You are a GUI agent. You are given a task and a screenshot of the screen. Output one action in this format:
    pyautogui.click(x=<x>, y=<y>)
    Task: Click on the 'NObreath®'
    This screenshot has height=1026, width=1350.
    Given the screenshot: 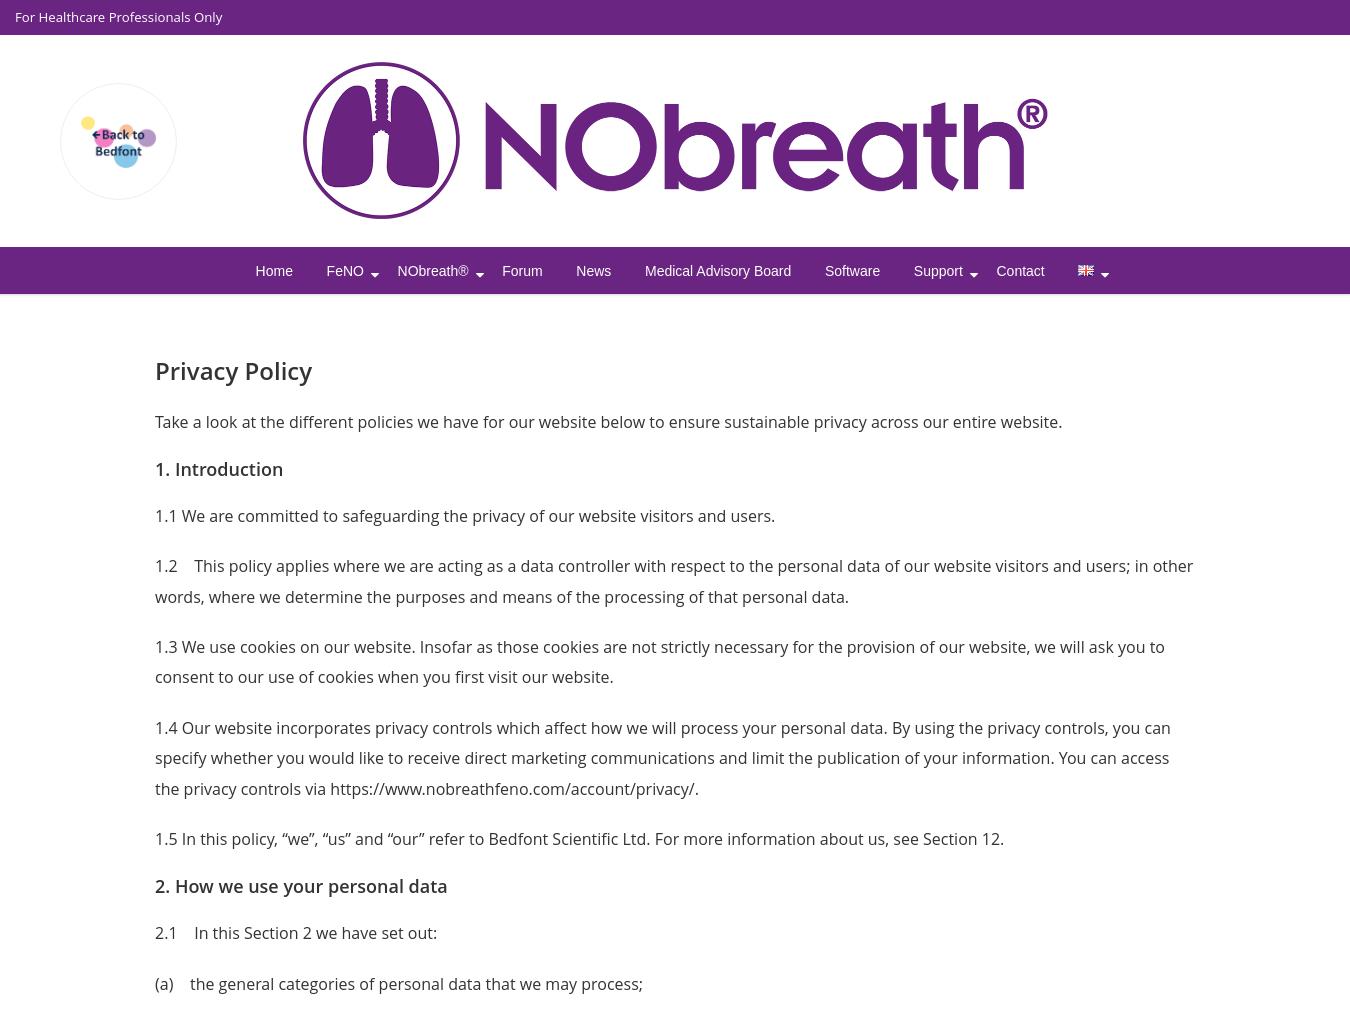 What is the action you would take?
    pyautogui.click(x=397, y=269)
    